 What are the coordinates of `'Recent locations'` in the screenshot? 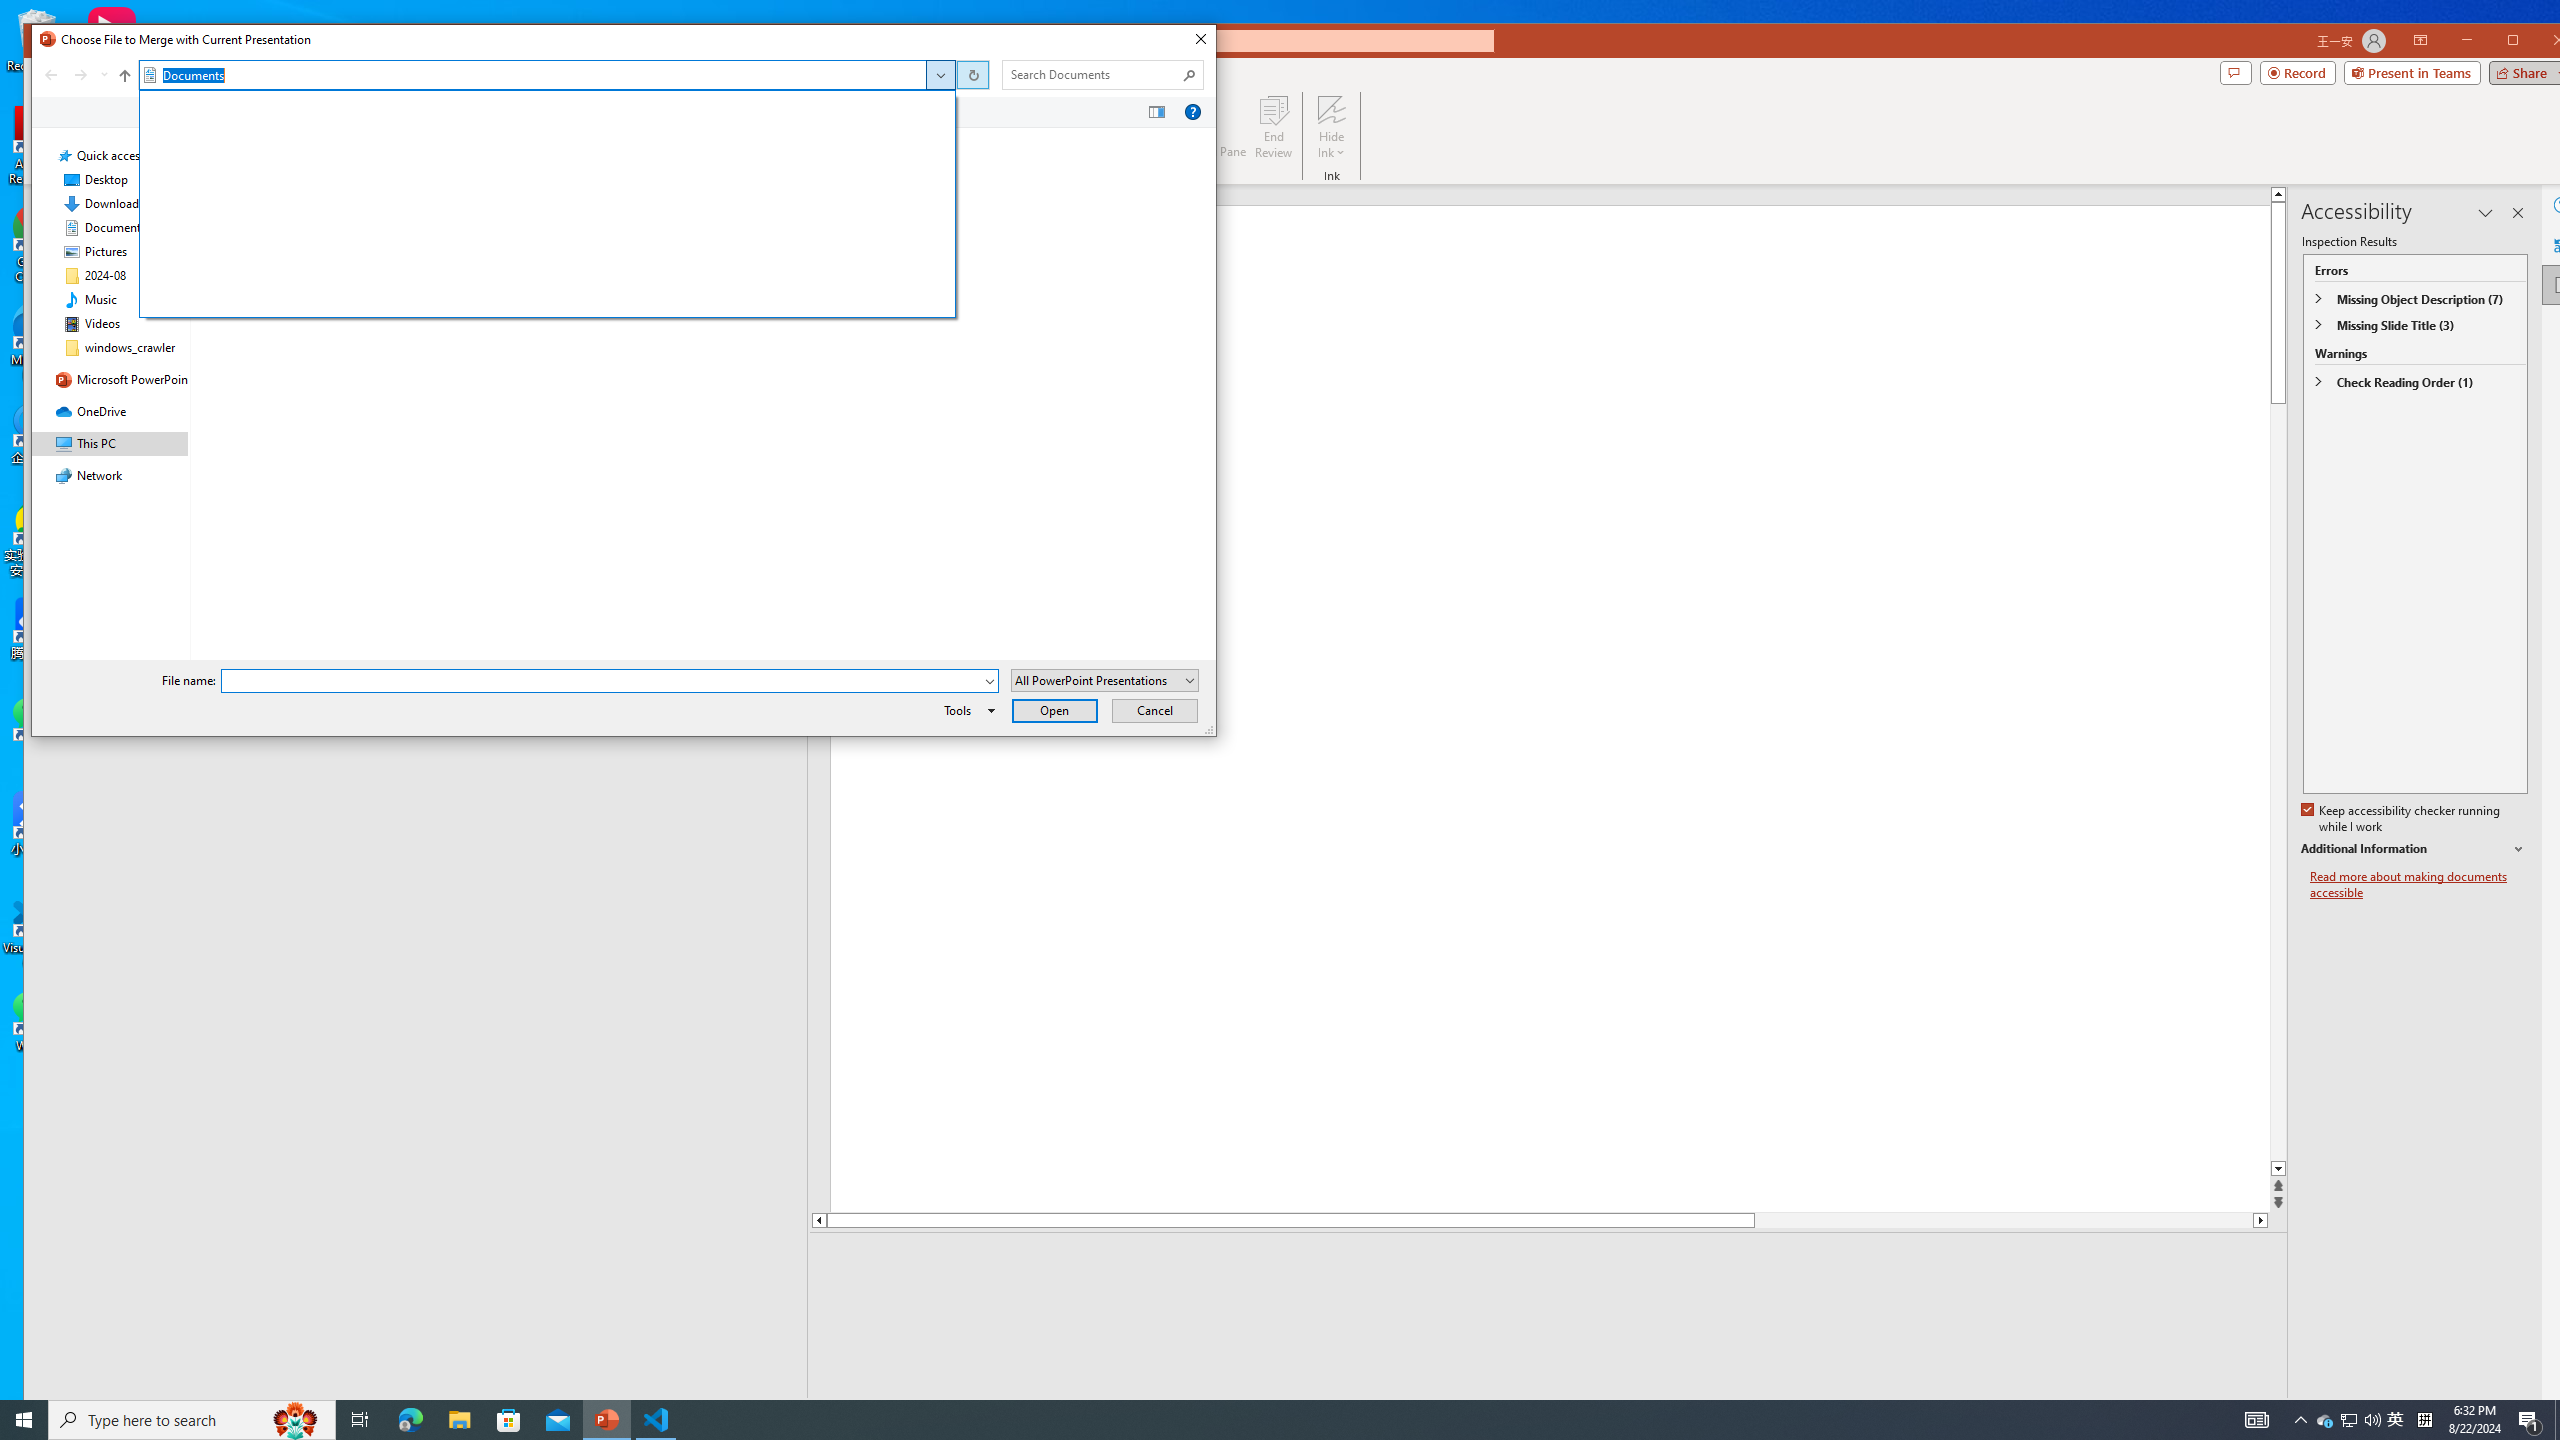 It's located at (102, 73).